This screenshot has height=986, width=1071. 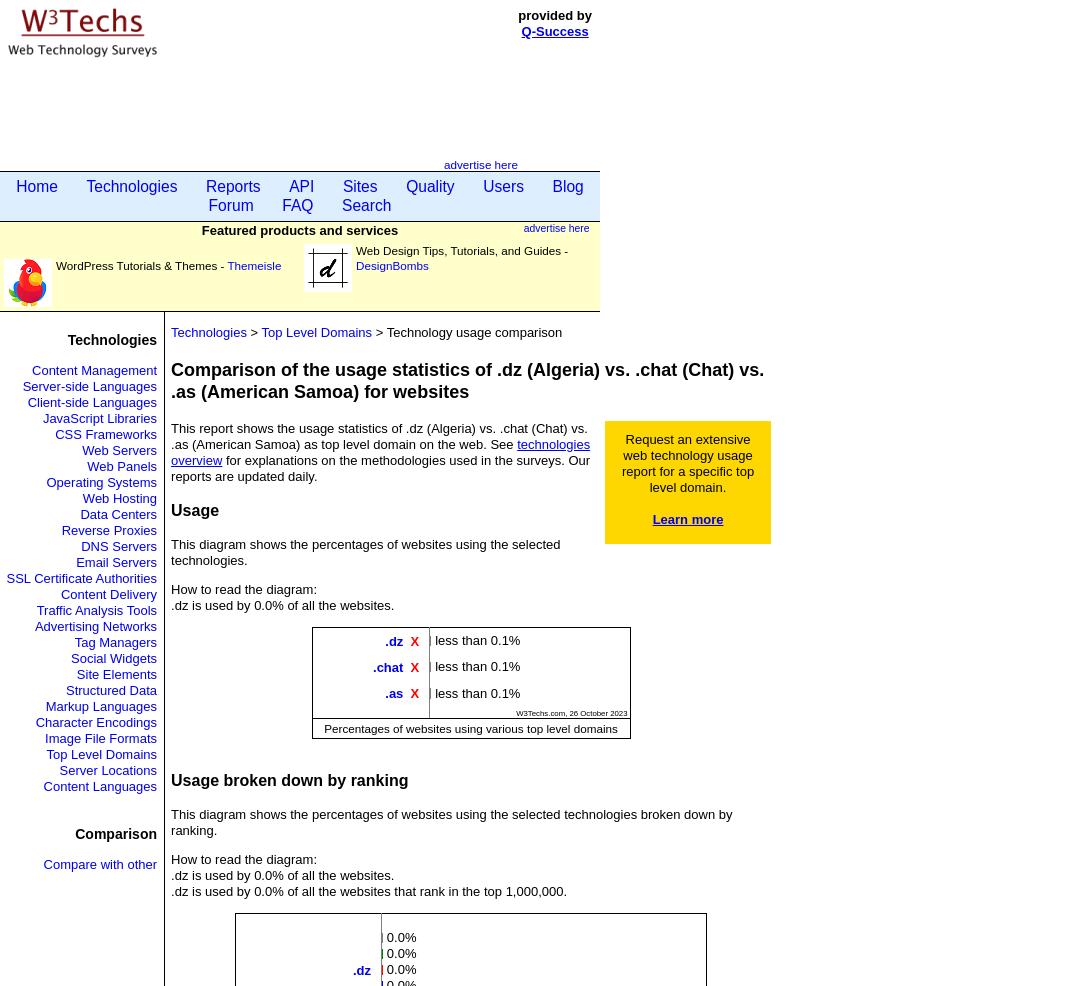 I want to click on 'Comparison of the usage statistics of .dz (Algeria) vs. .chat (Chat) vs. .as (American Samoa) for websites', so click(x=170, y=379).